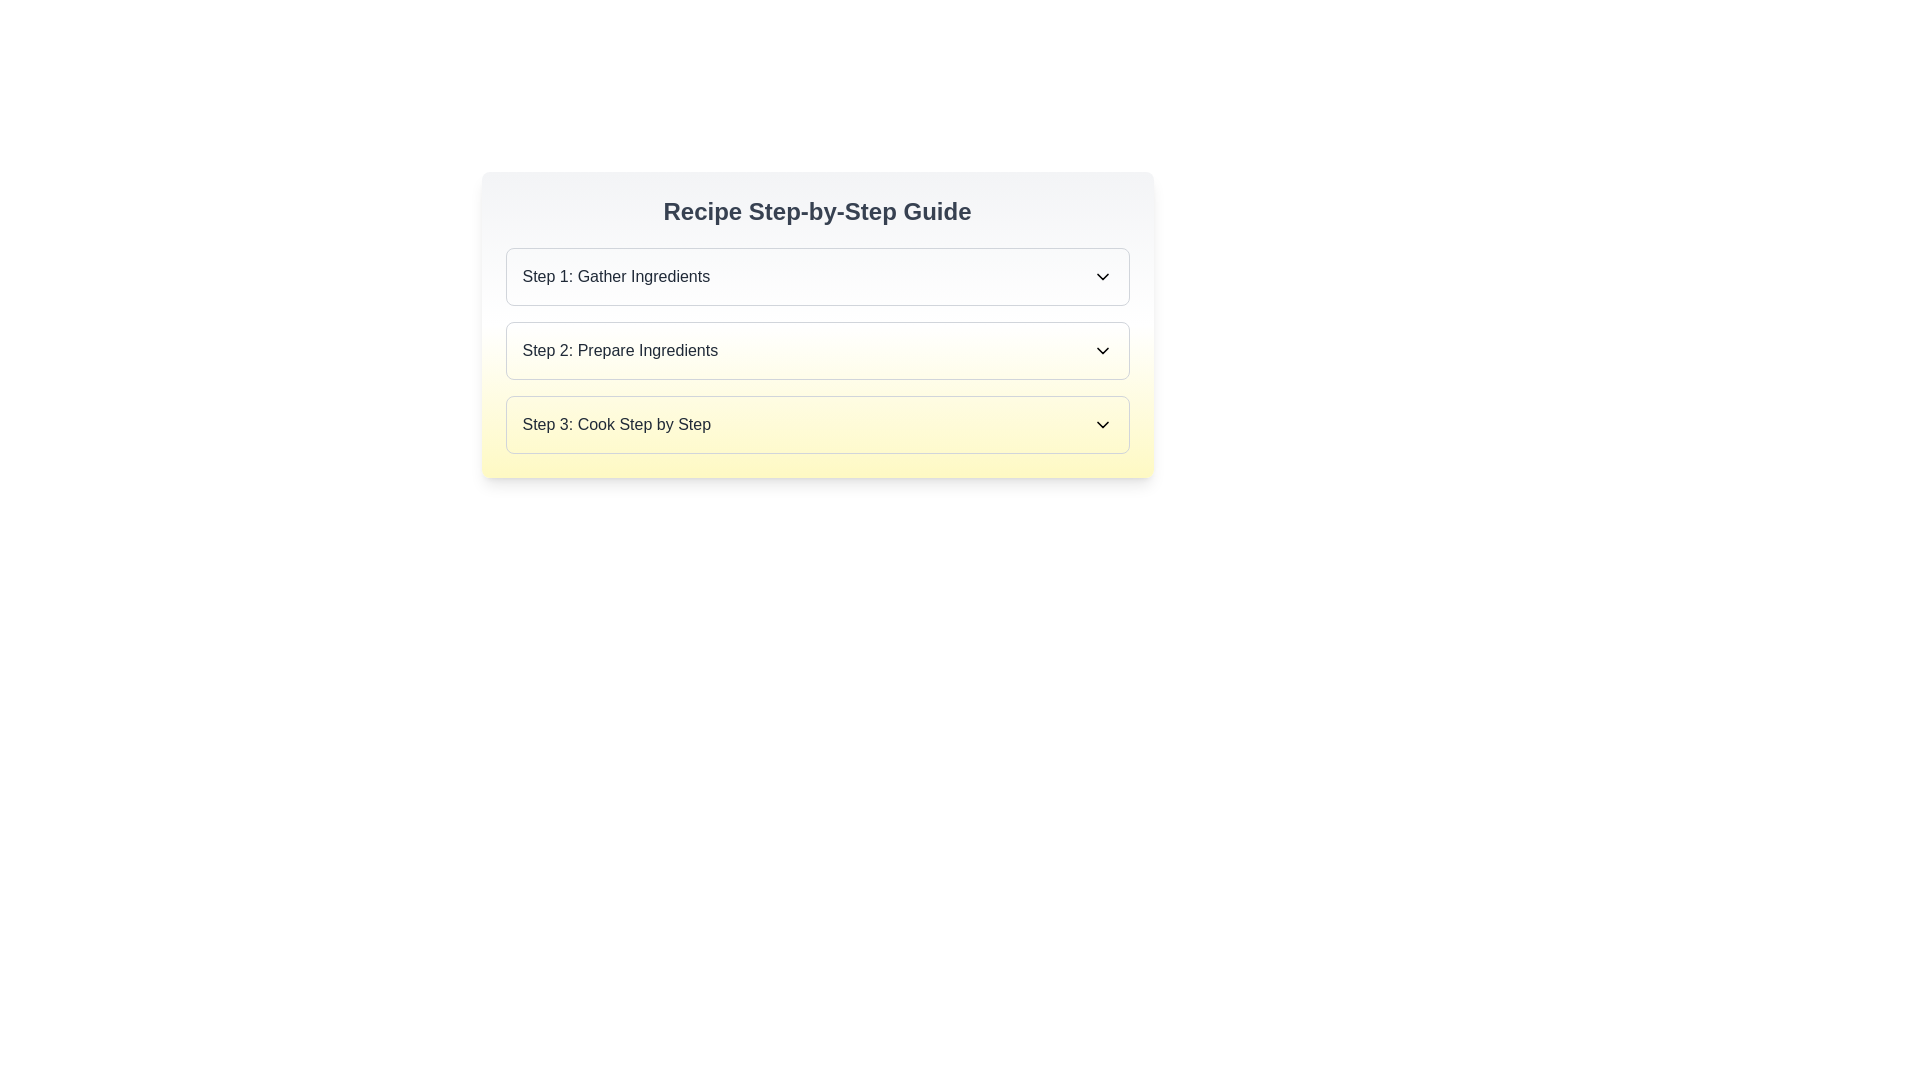 The image size is (1920, 1080). What do you see at coordinates (817, 277) in the screenshot?
I see `the collapsible list item labeled 'Step 1: Gather Ingredients'` at bounding box center [817, 277].